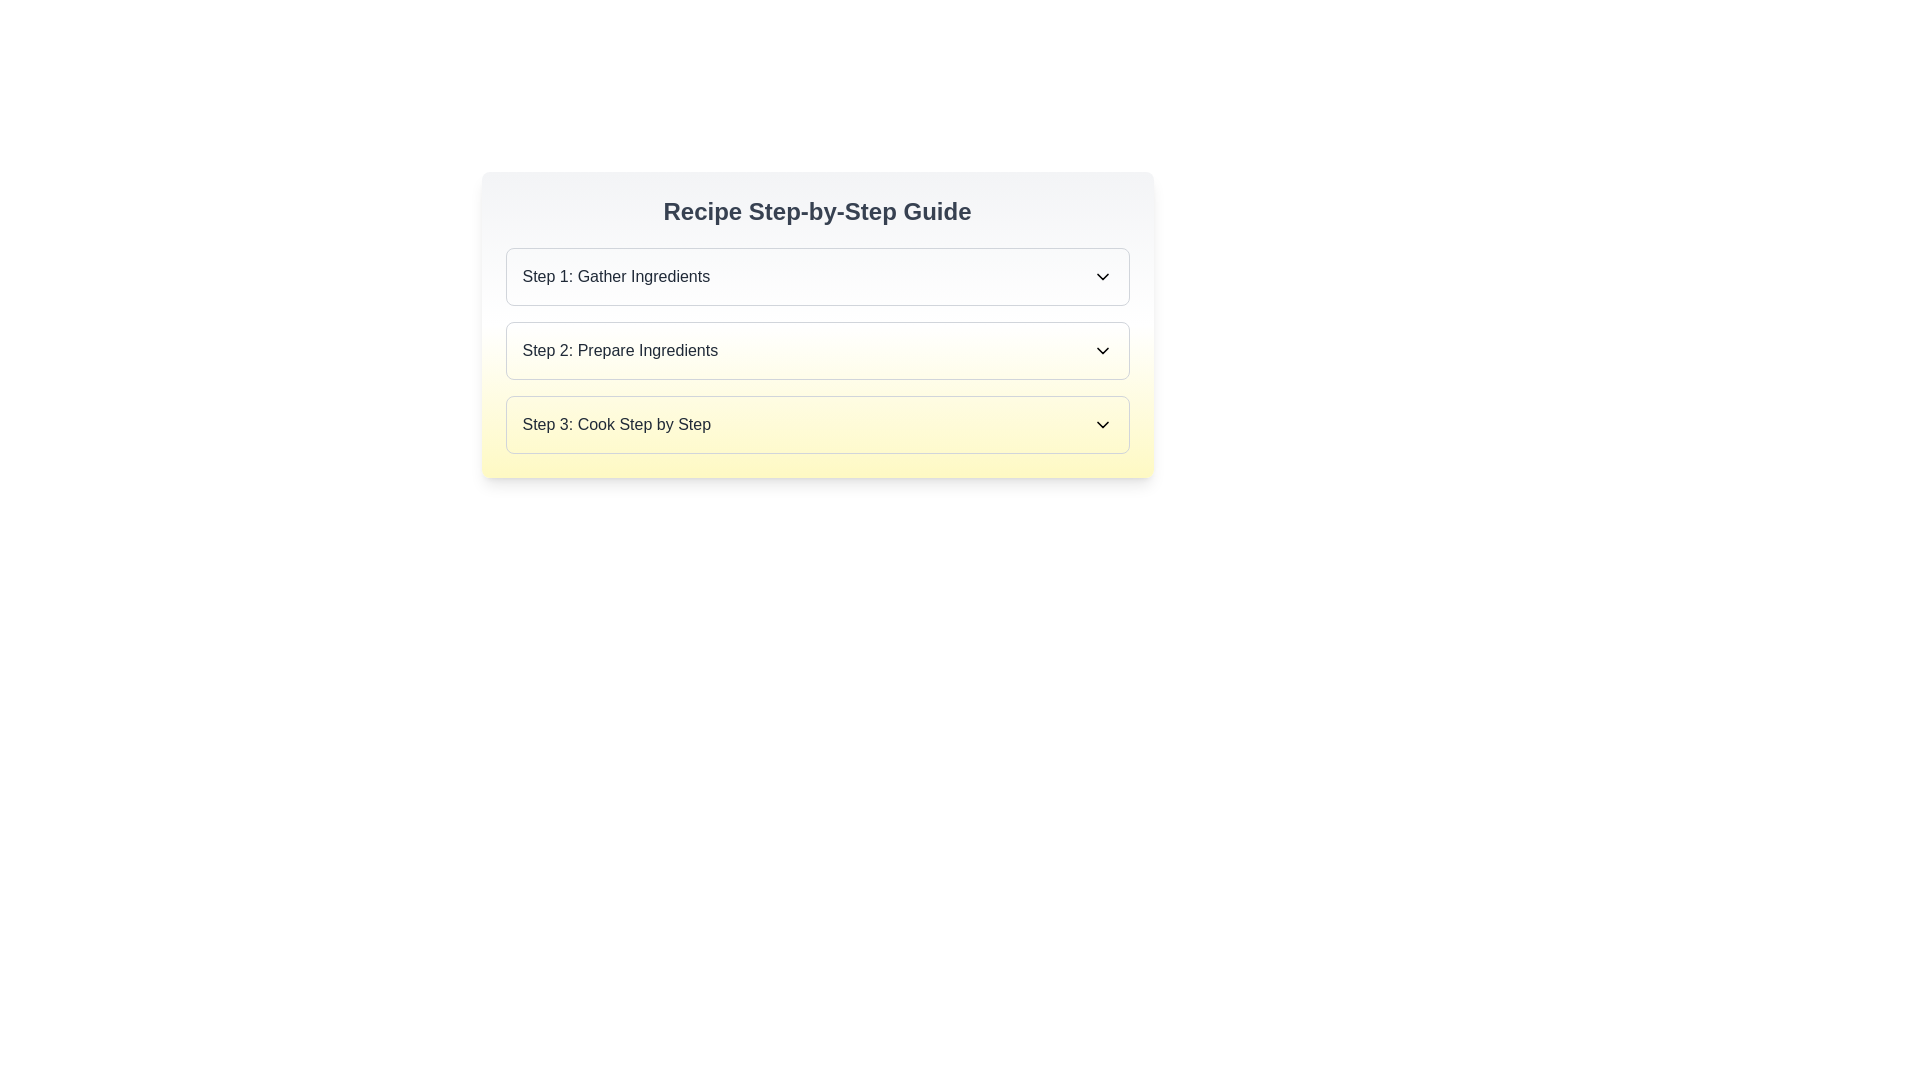 The image size is (1920, 1080). What do you see at coordinates (817, 277) in the screenshot?
I see `the collapsible list item labeled 'Step 1: Gather Ingredients'` at bounding box center [817, 277].